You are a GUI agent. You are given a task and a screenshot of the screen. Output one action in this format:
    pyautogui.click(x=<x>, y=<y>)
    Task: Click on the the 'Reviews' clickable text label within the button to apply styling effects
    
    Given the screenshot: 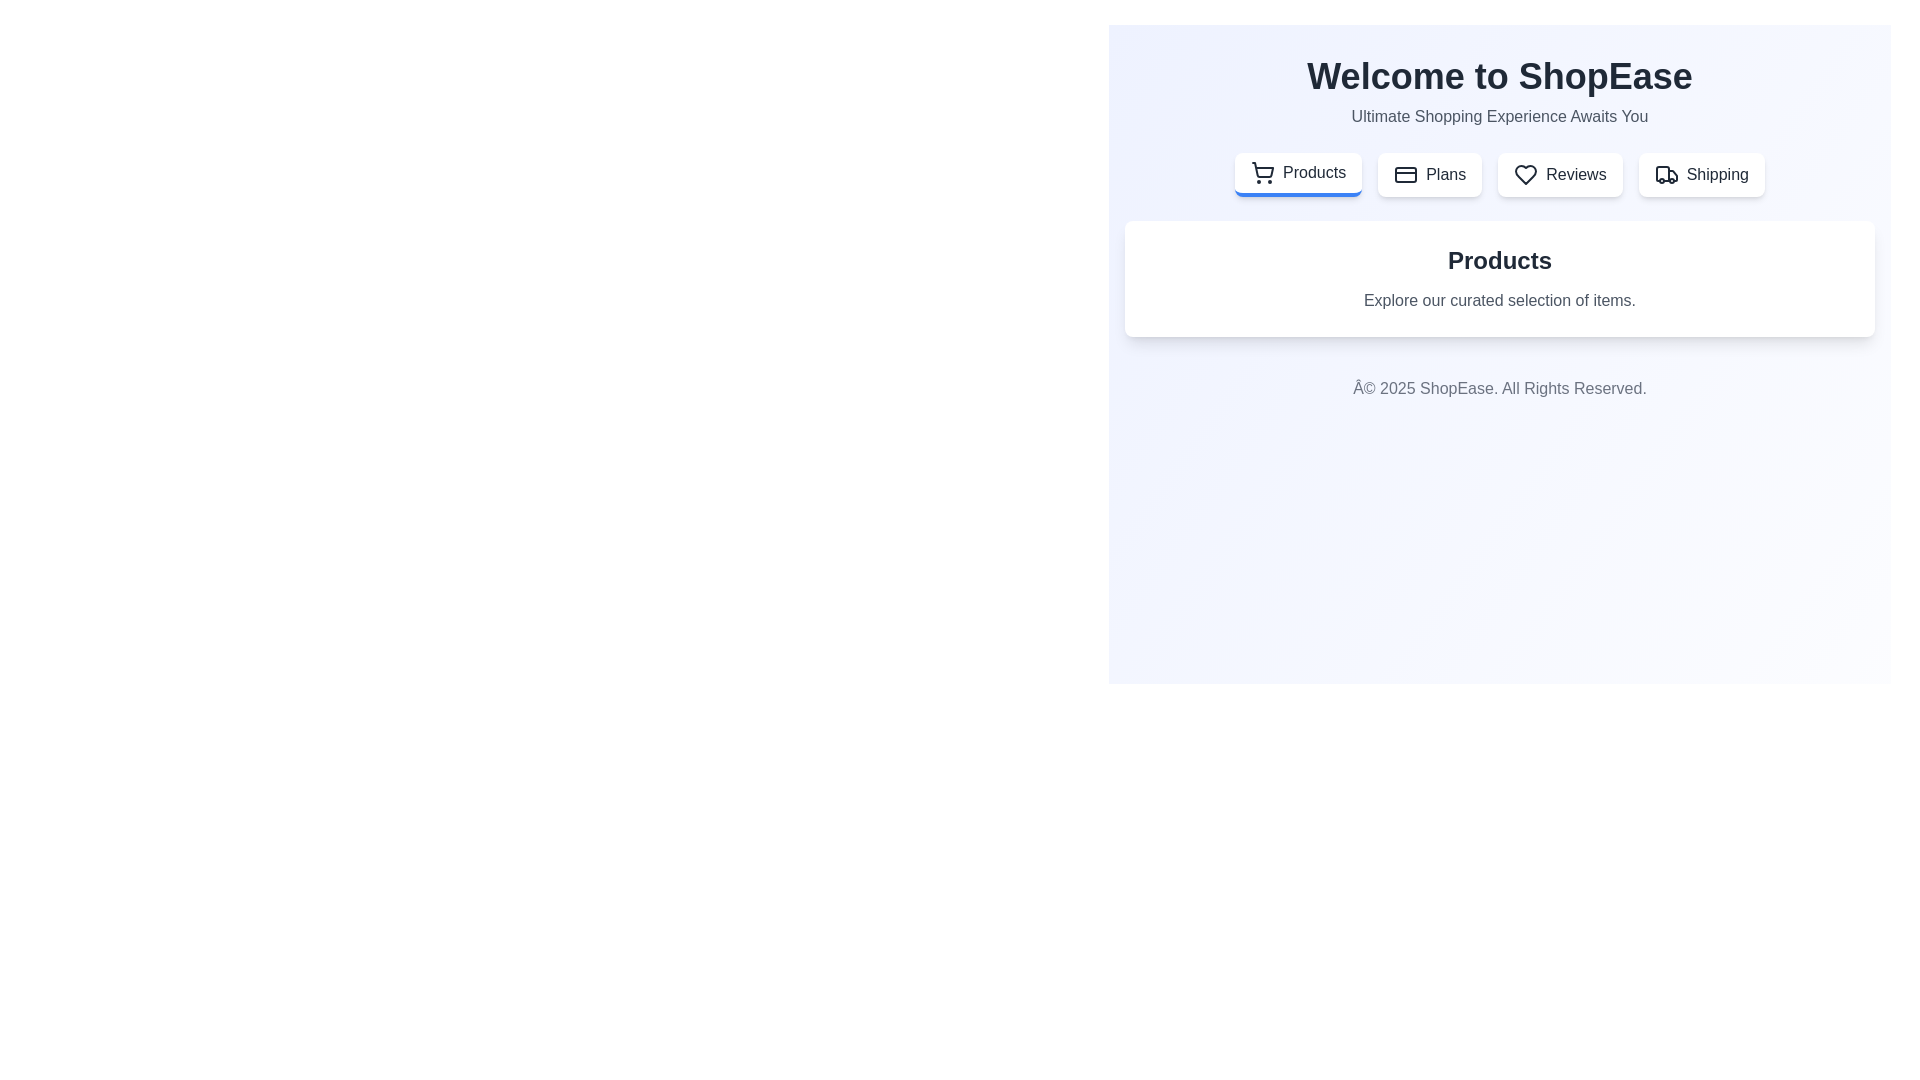 What is the action you would take?
    pyautogui.click(x=1575, y=173)
    